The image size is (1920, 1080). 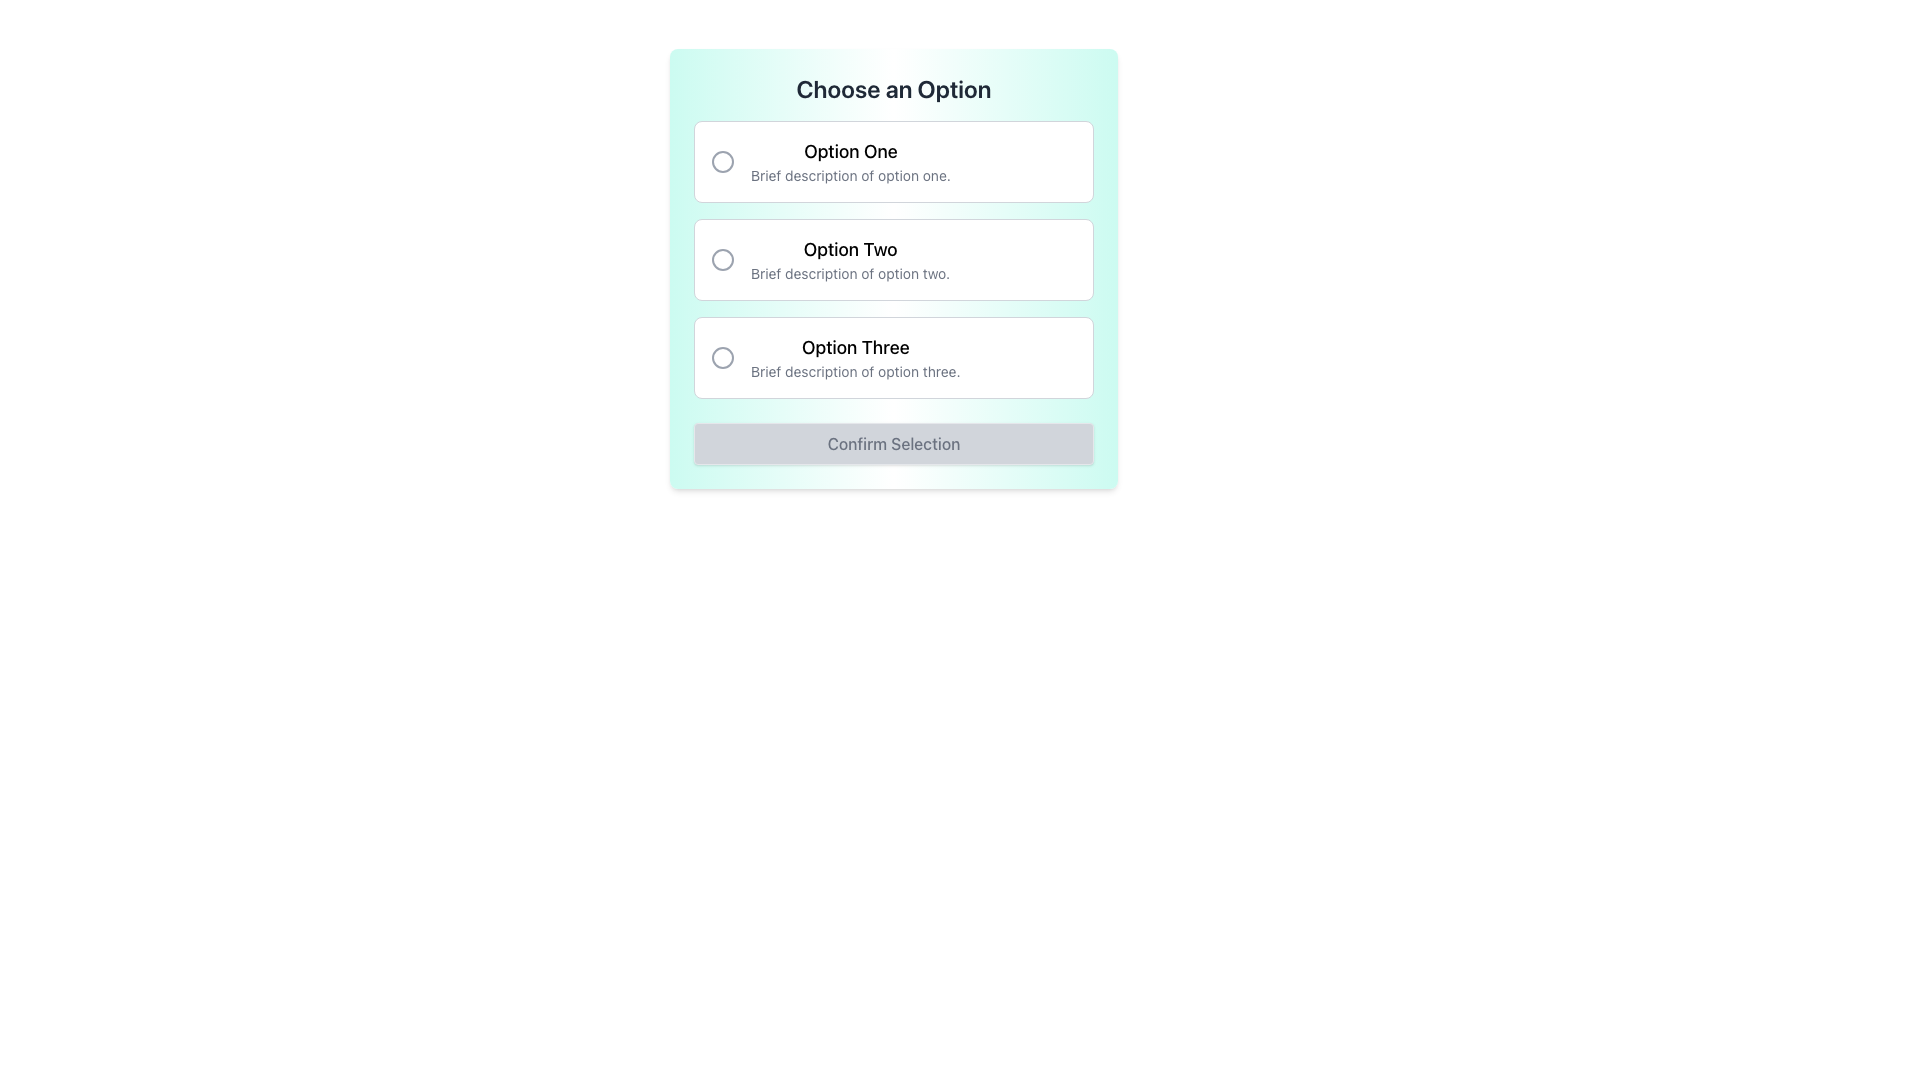 What do you see at coordinates (722, 258) in the screenshot?
I see `the SVG Circle that represents the selection state for 'Option Two' in the vertical list of options` at bounding box center [722, 258].